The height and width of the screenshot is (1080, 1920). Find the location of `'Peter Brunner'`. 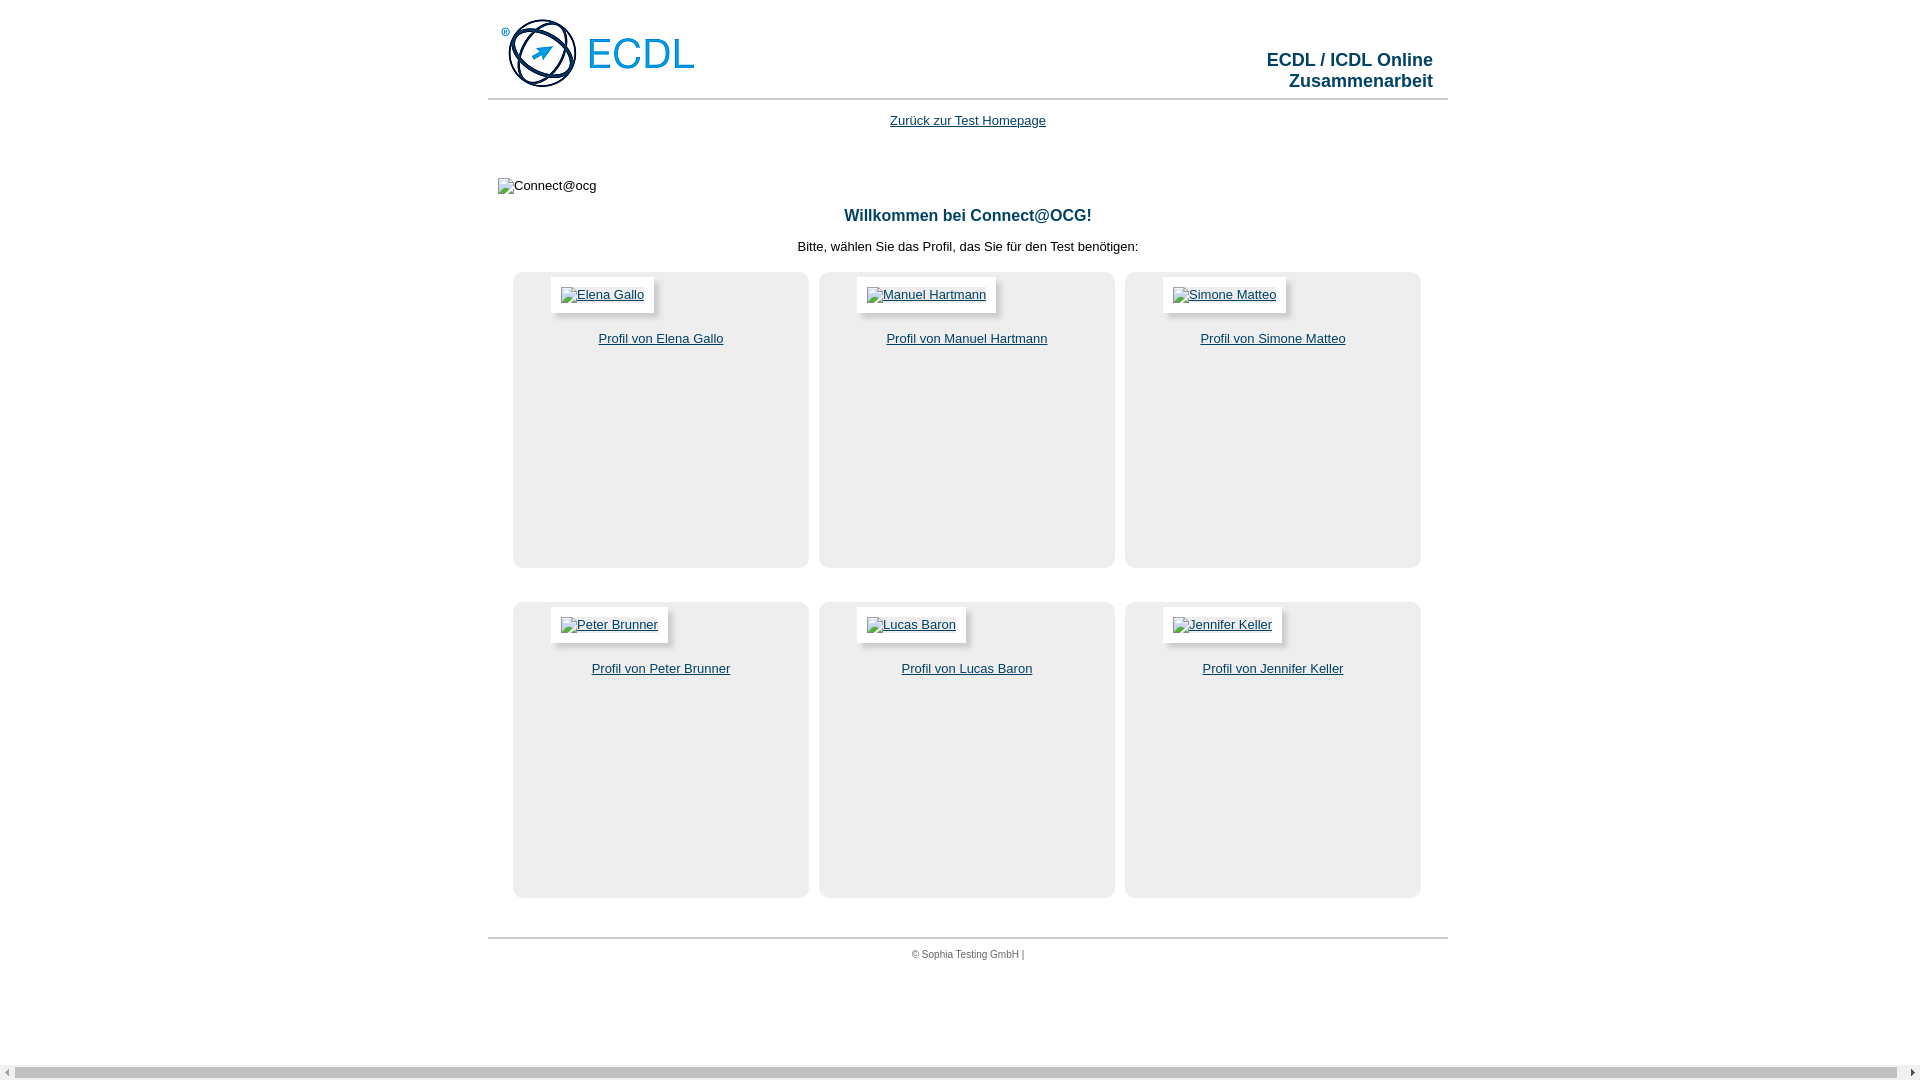

'Peter Brunner' is located at coordinates (608, 623).